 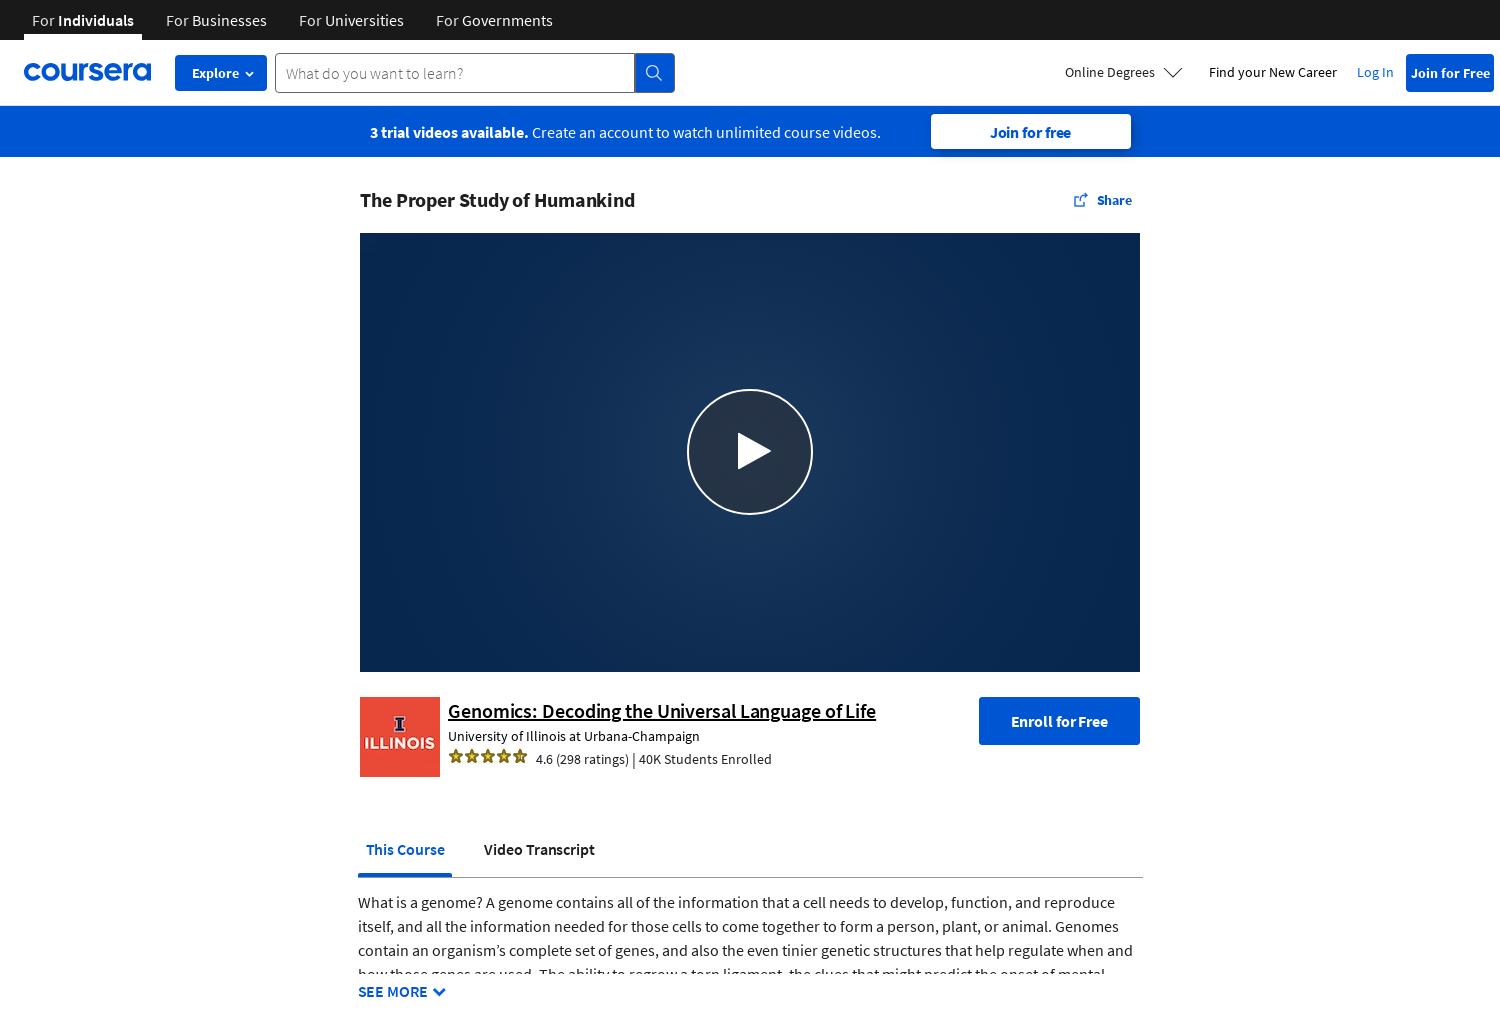 What do you see at coordinates (661, 709) in the screenshot?
I see `'Genomics: Decoding the Universal Language of Life'` at bounding box center [661, 709].